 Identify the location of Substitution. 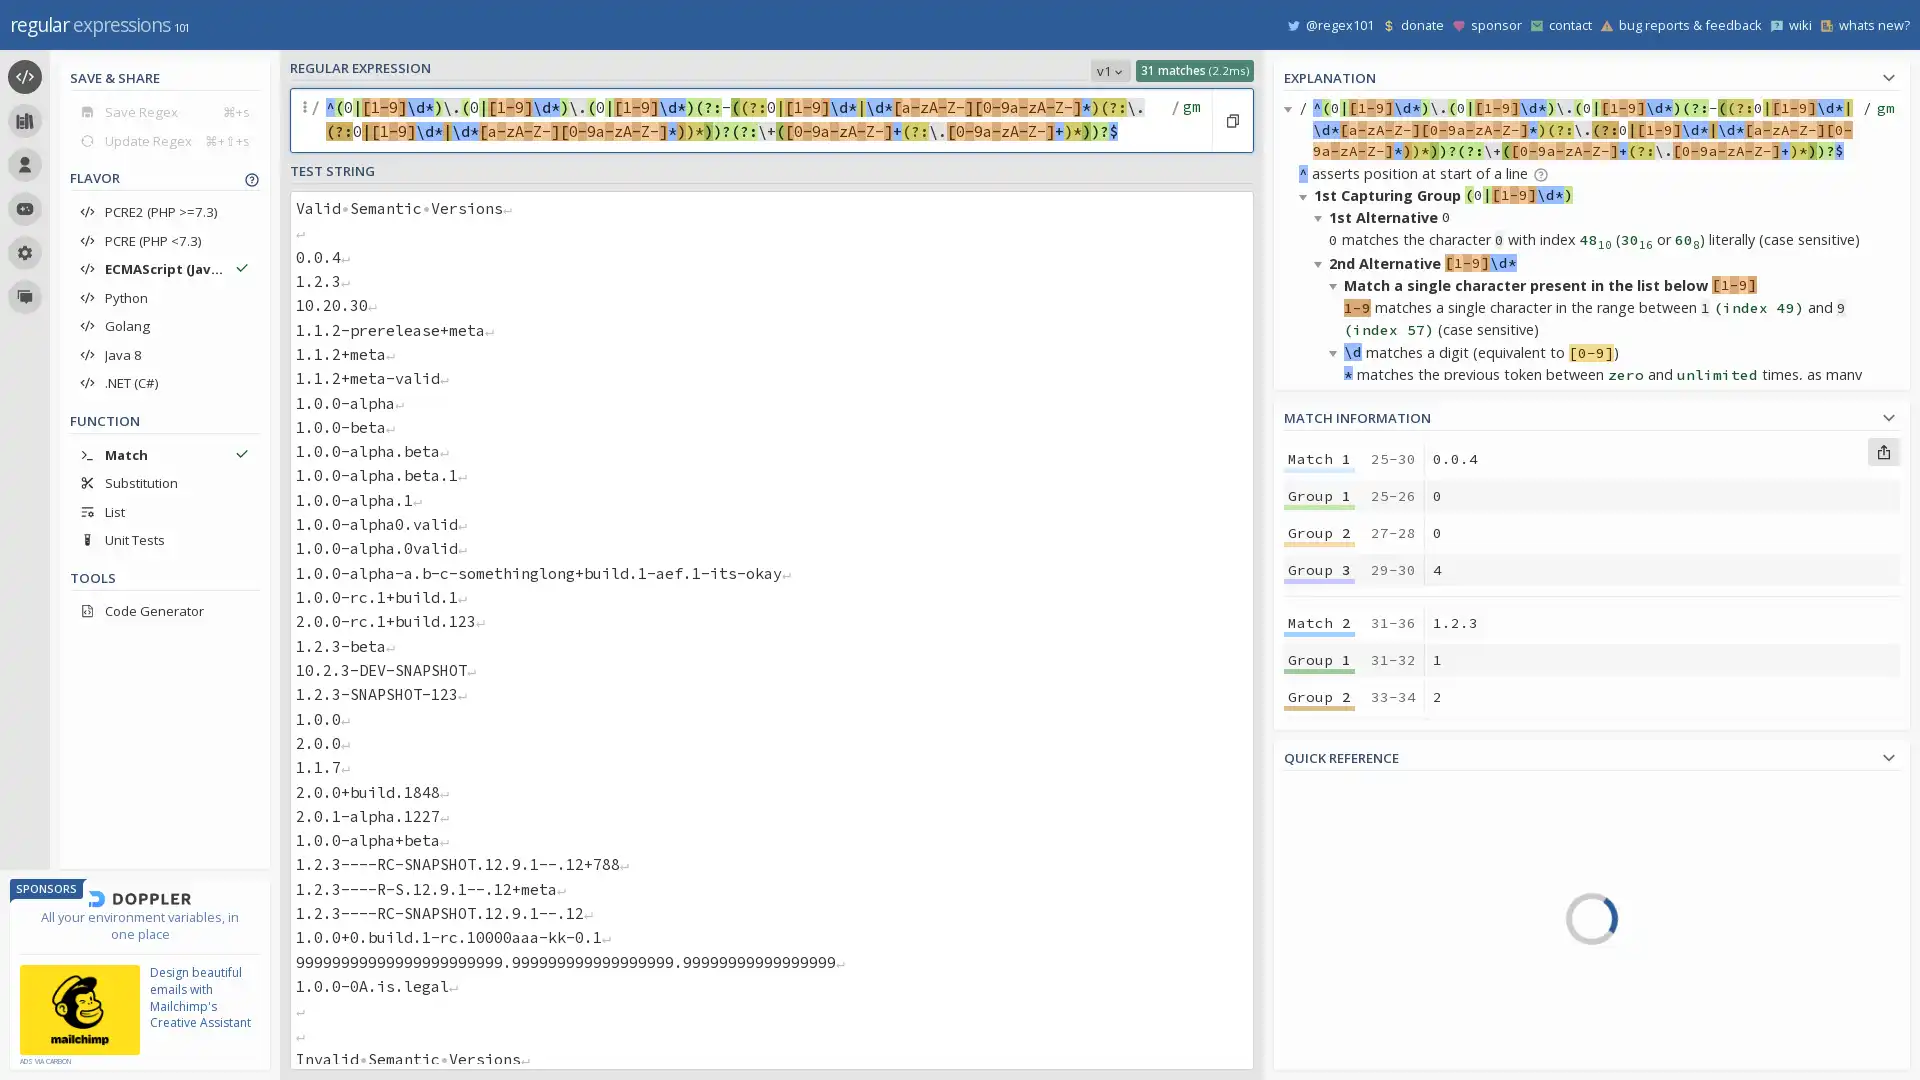
(164, 482).